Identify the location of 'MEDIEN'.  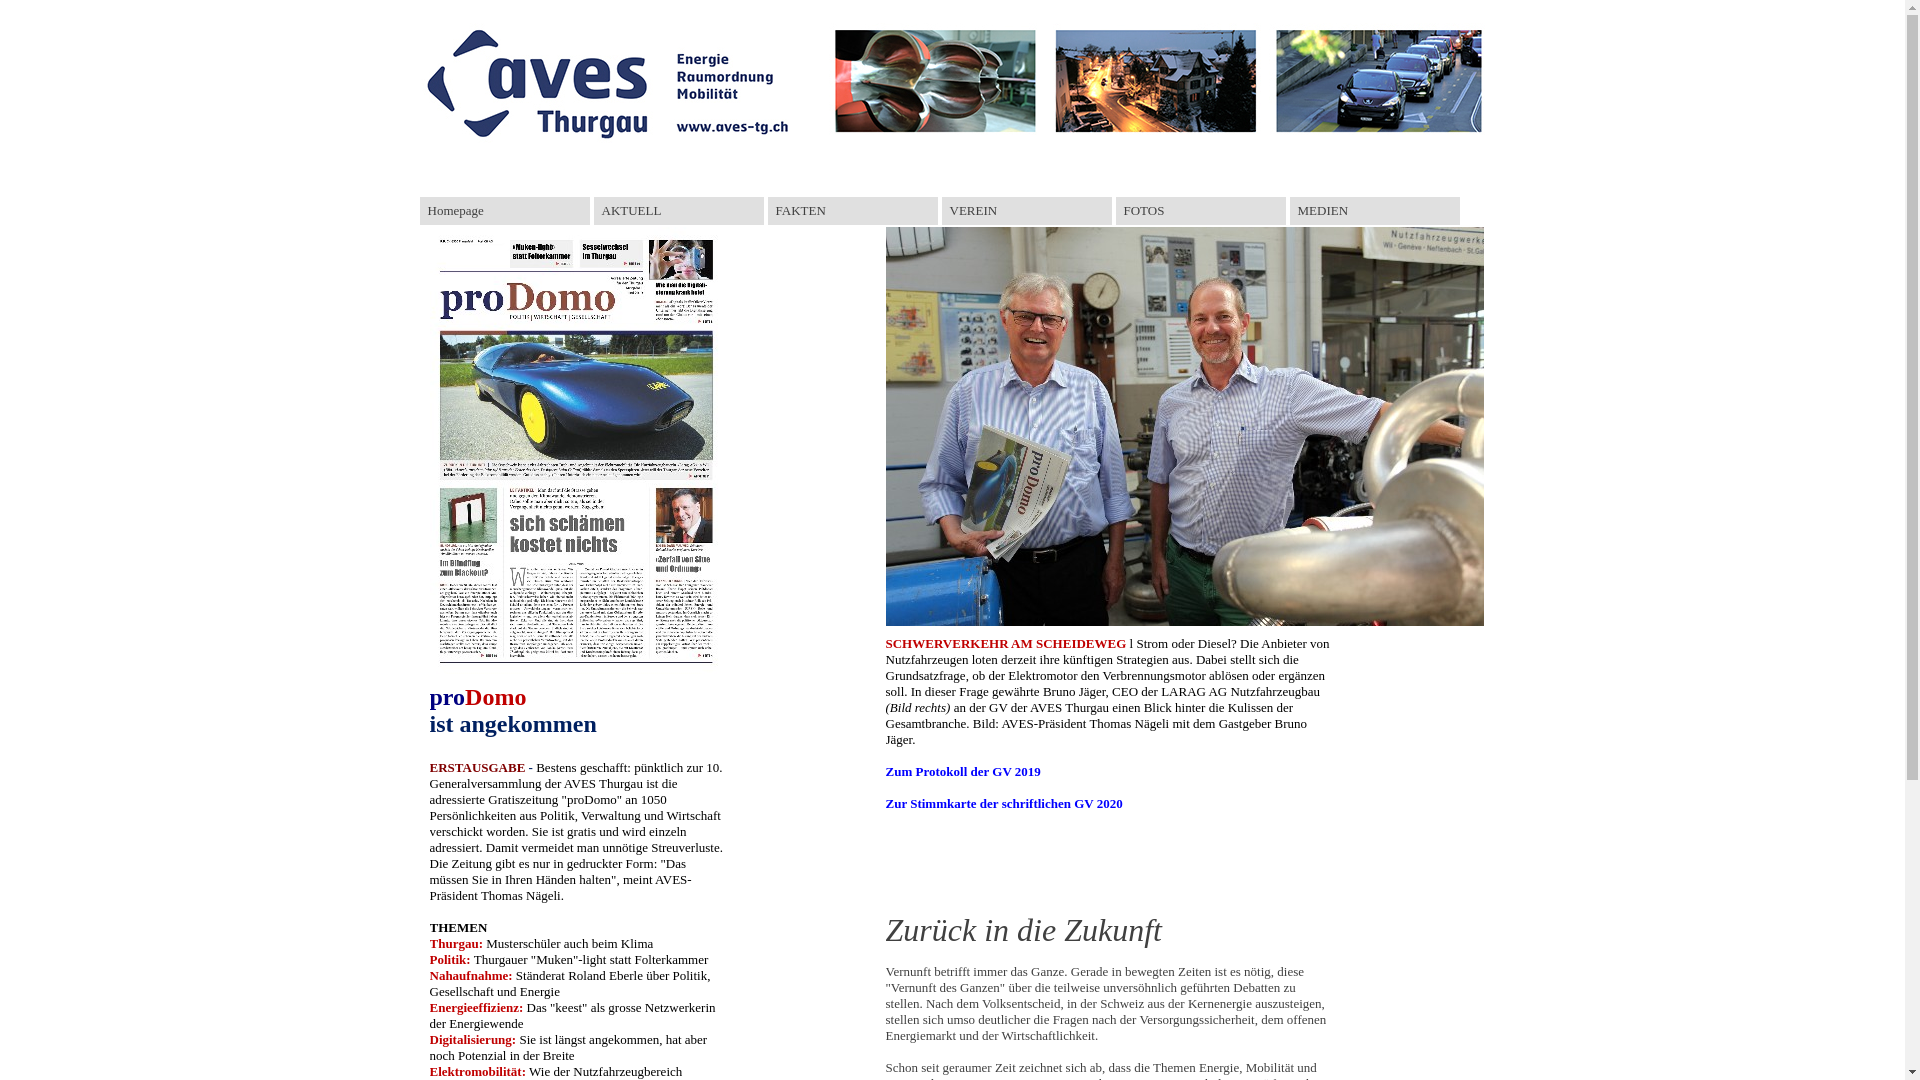
(1373, 211).